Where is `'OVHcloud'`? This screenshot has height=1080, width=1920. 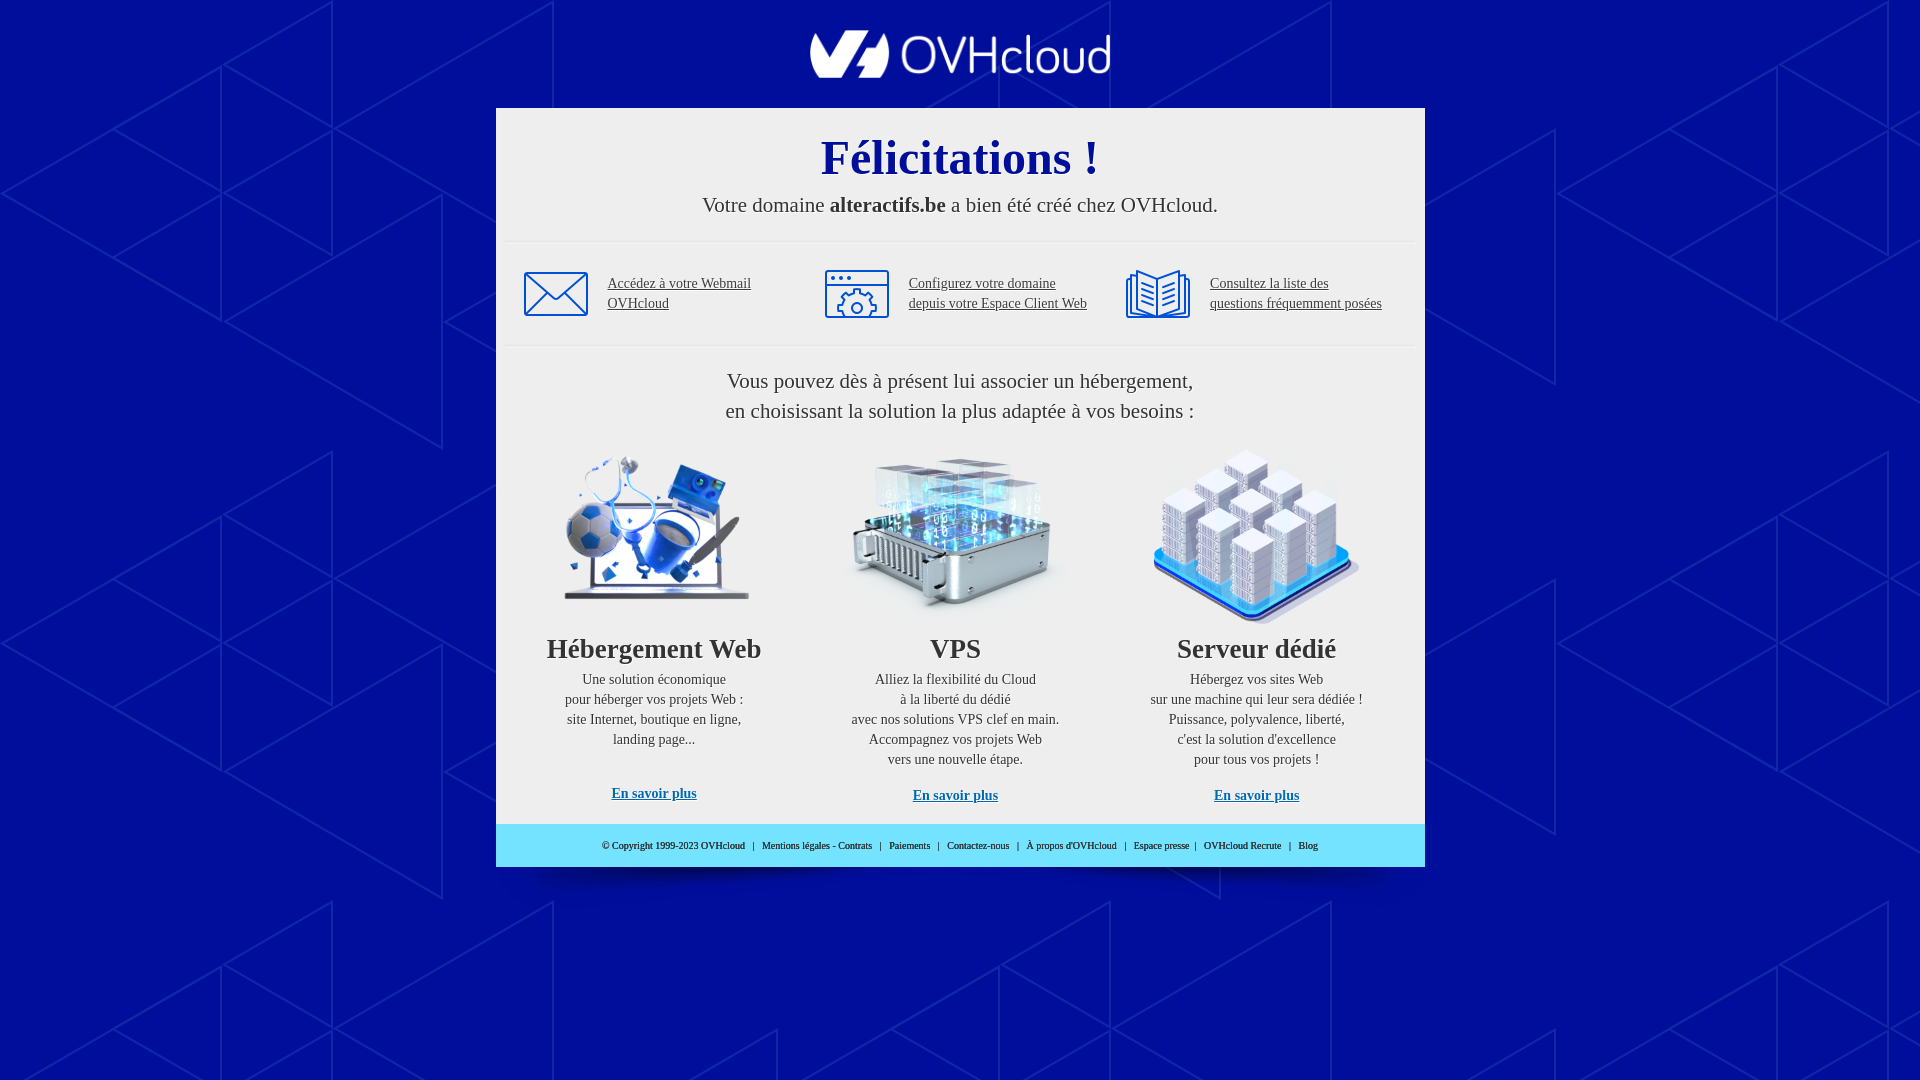
'OVHcloud' is located at coordinates (960, 71).